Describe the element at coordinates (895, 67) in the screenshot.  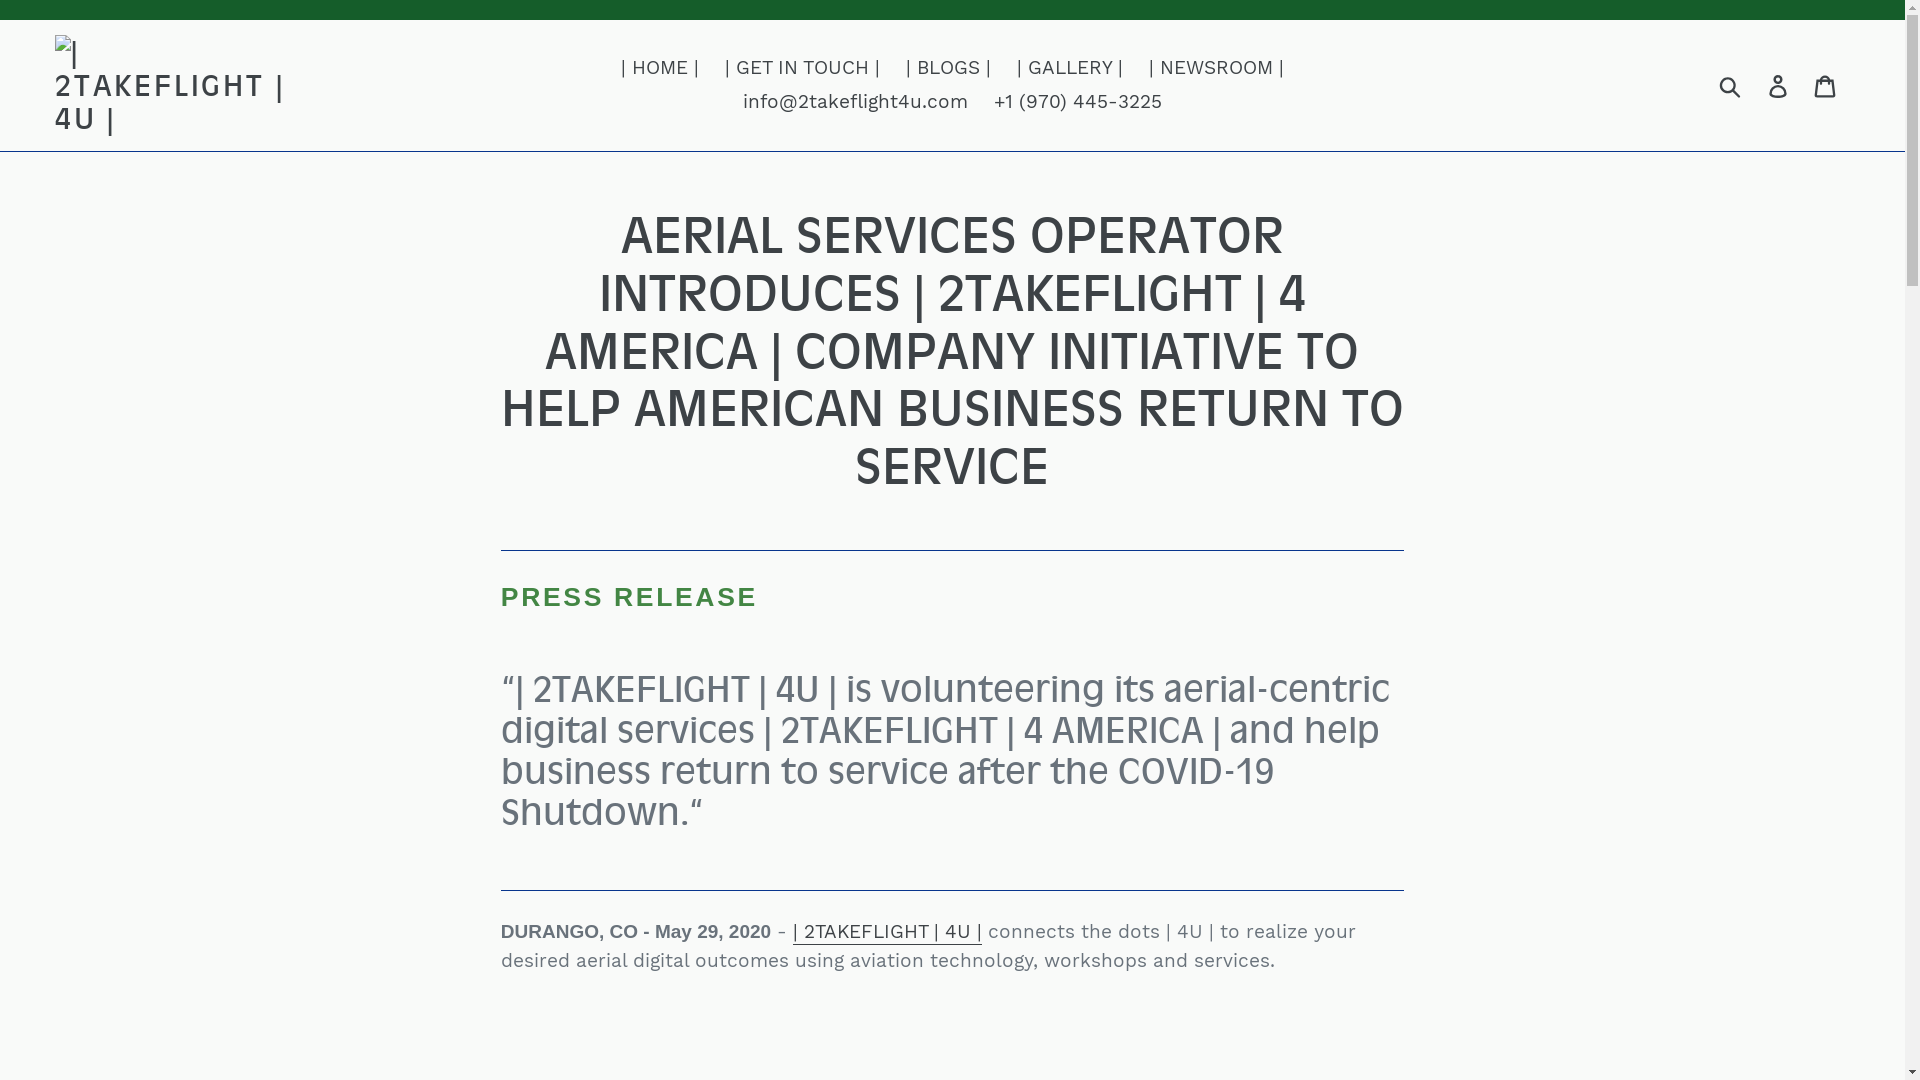
I see `'| BLOGS |'` at that location.